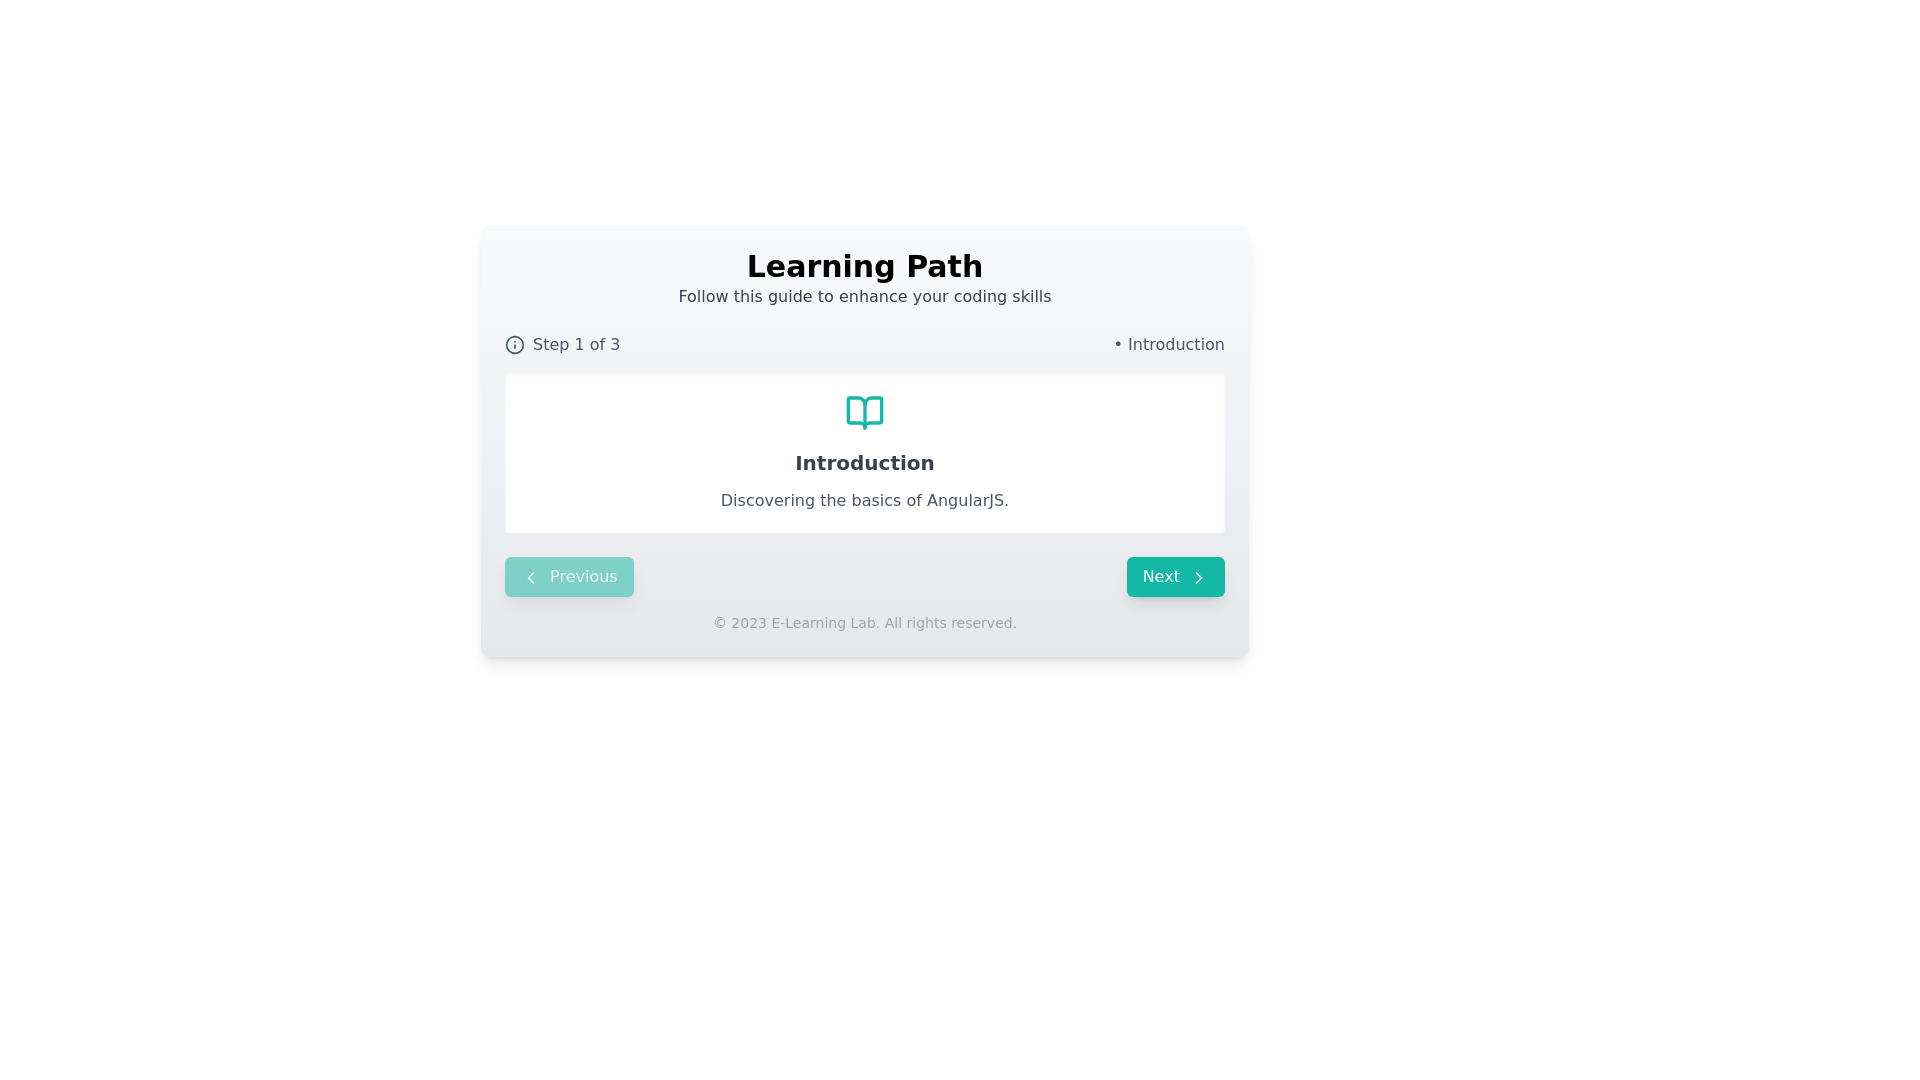 This screenshot has height=1080, width=1920. I want to click on the rounded teal button labeled 'Next' with a right-pointing arrow icon to trigger the hover effect state, so click(1175, 577).